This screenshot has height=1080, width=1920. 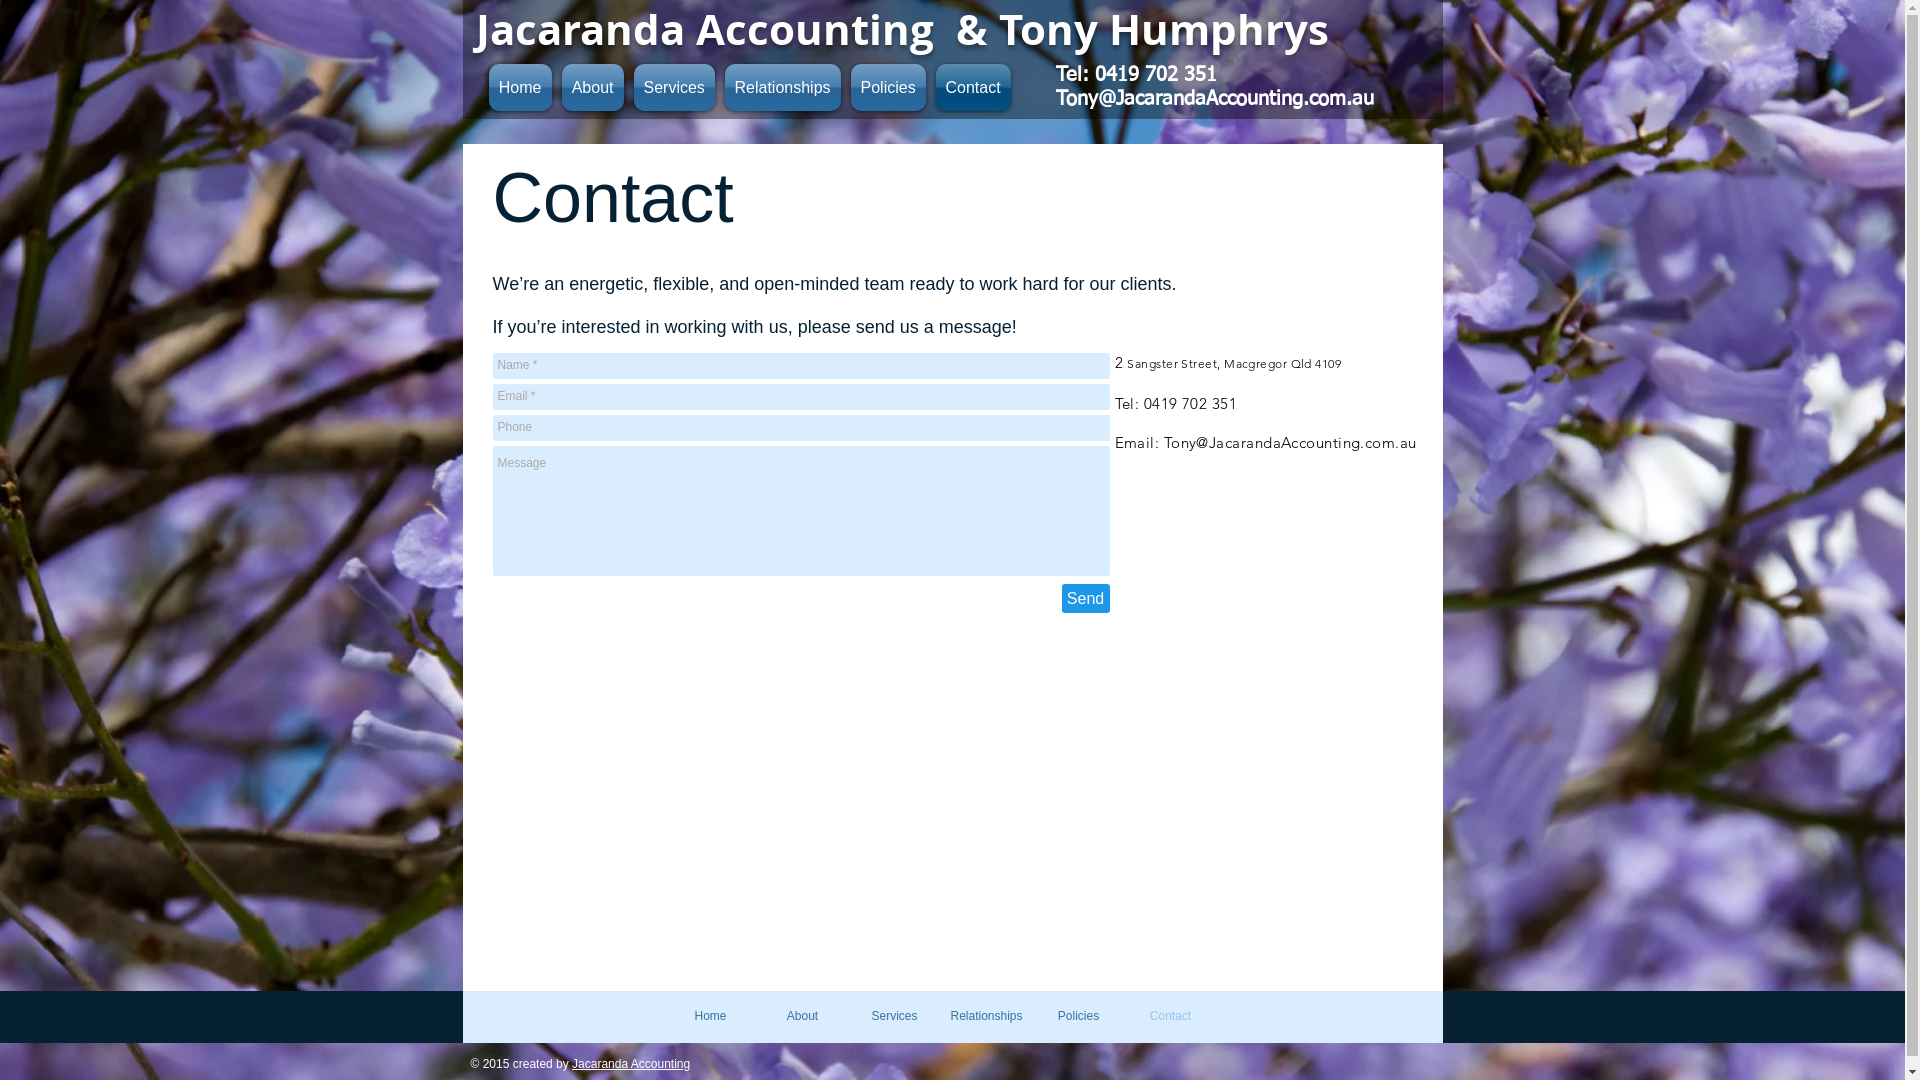 What do you see at coordinates (1077, 1015) in the screenshot?
I see `'Policies'` at bounding box center [1077, 1015].